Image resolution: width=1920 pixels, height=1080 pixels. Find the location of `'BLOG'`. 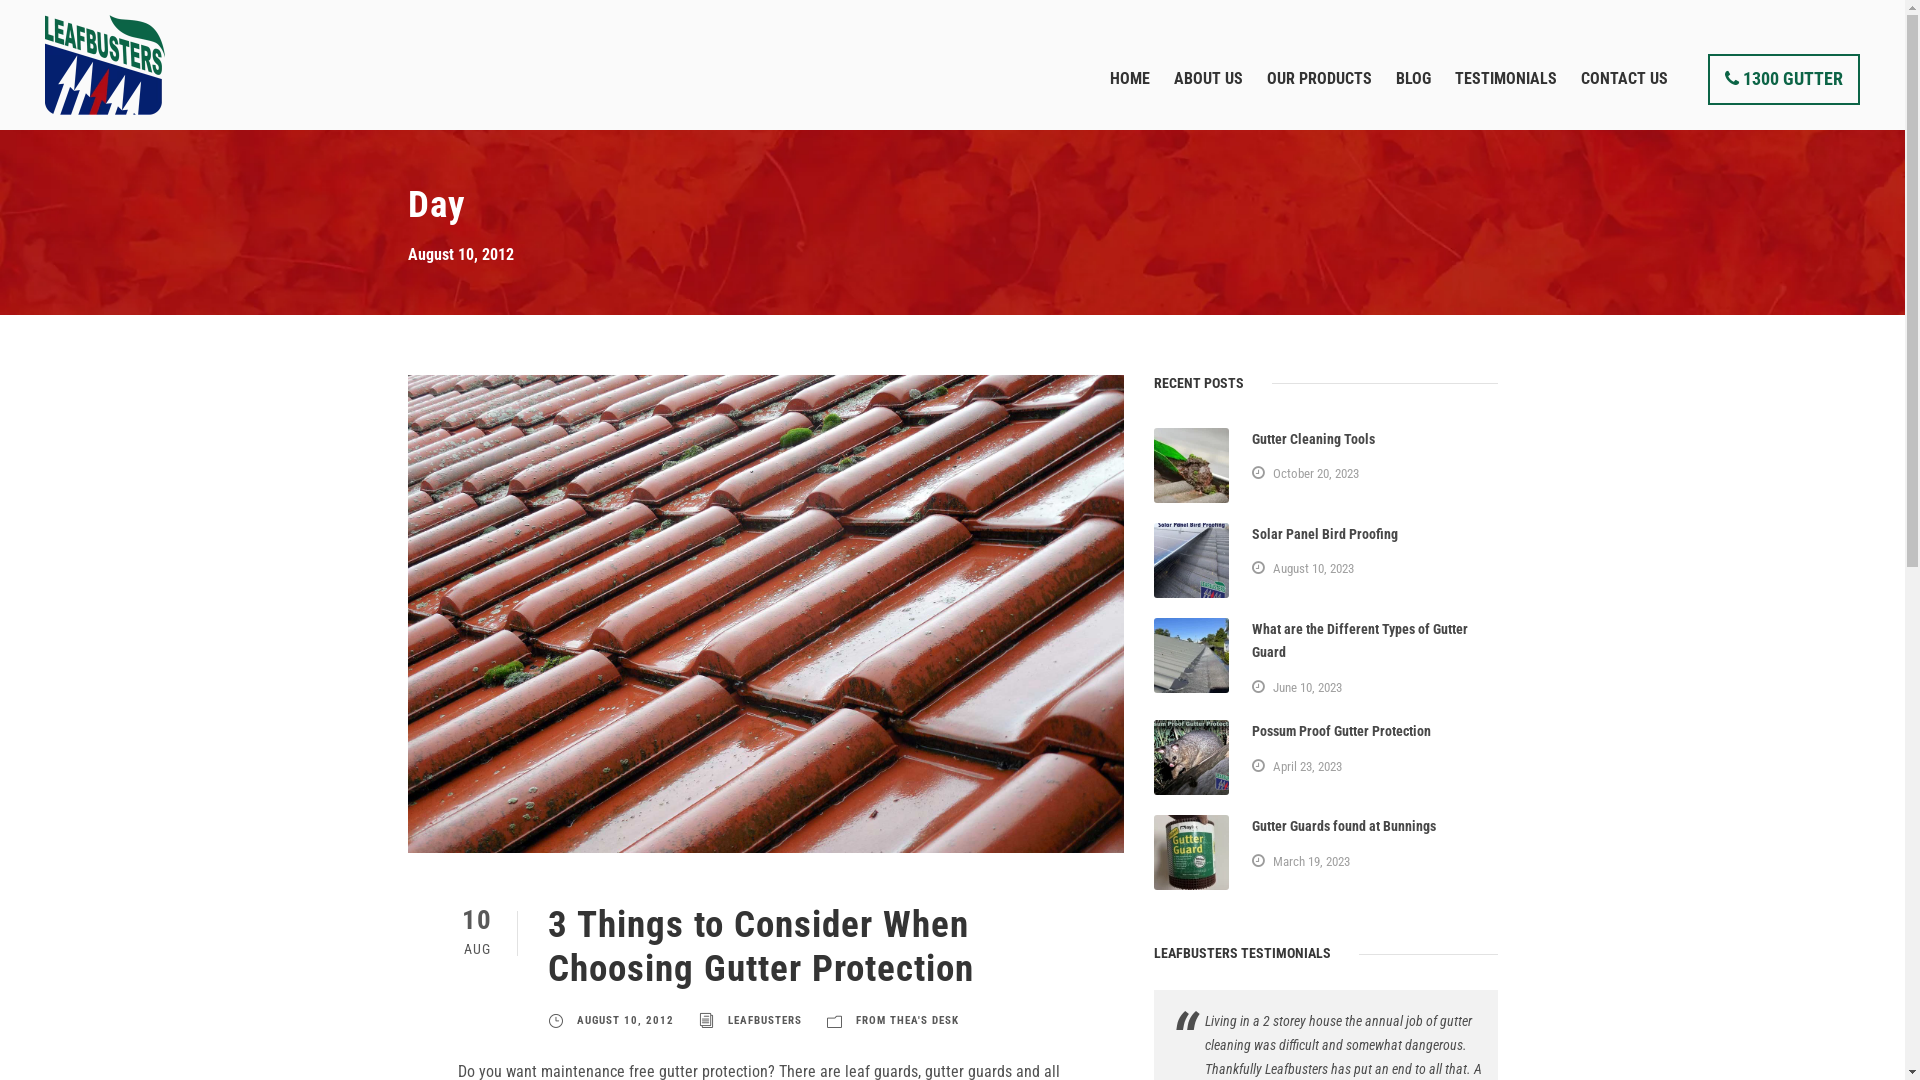

'BLOG' is located at coordinates (1412, 97).